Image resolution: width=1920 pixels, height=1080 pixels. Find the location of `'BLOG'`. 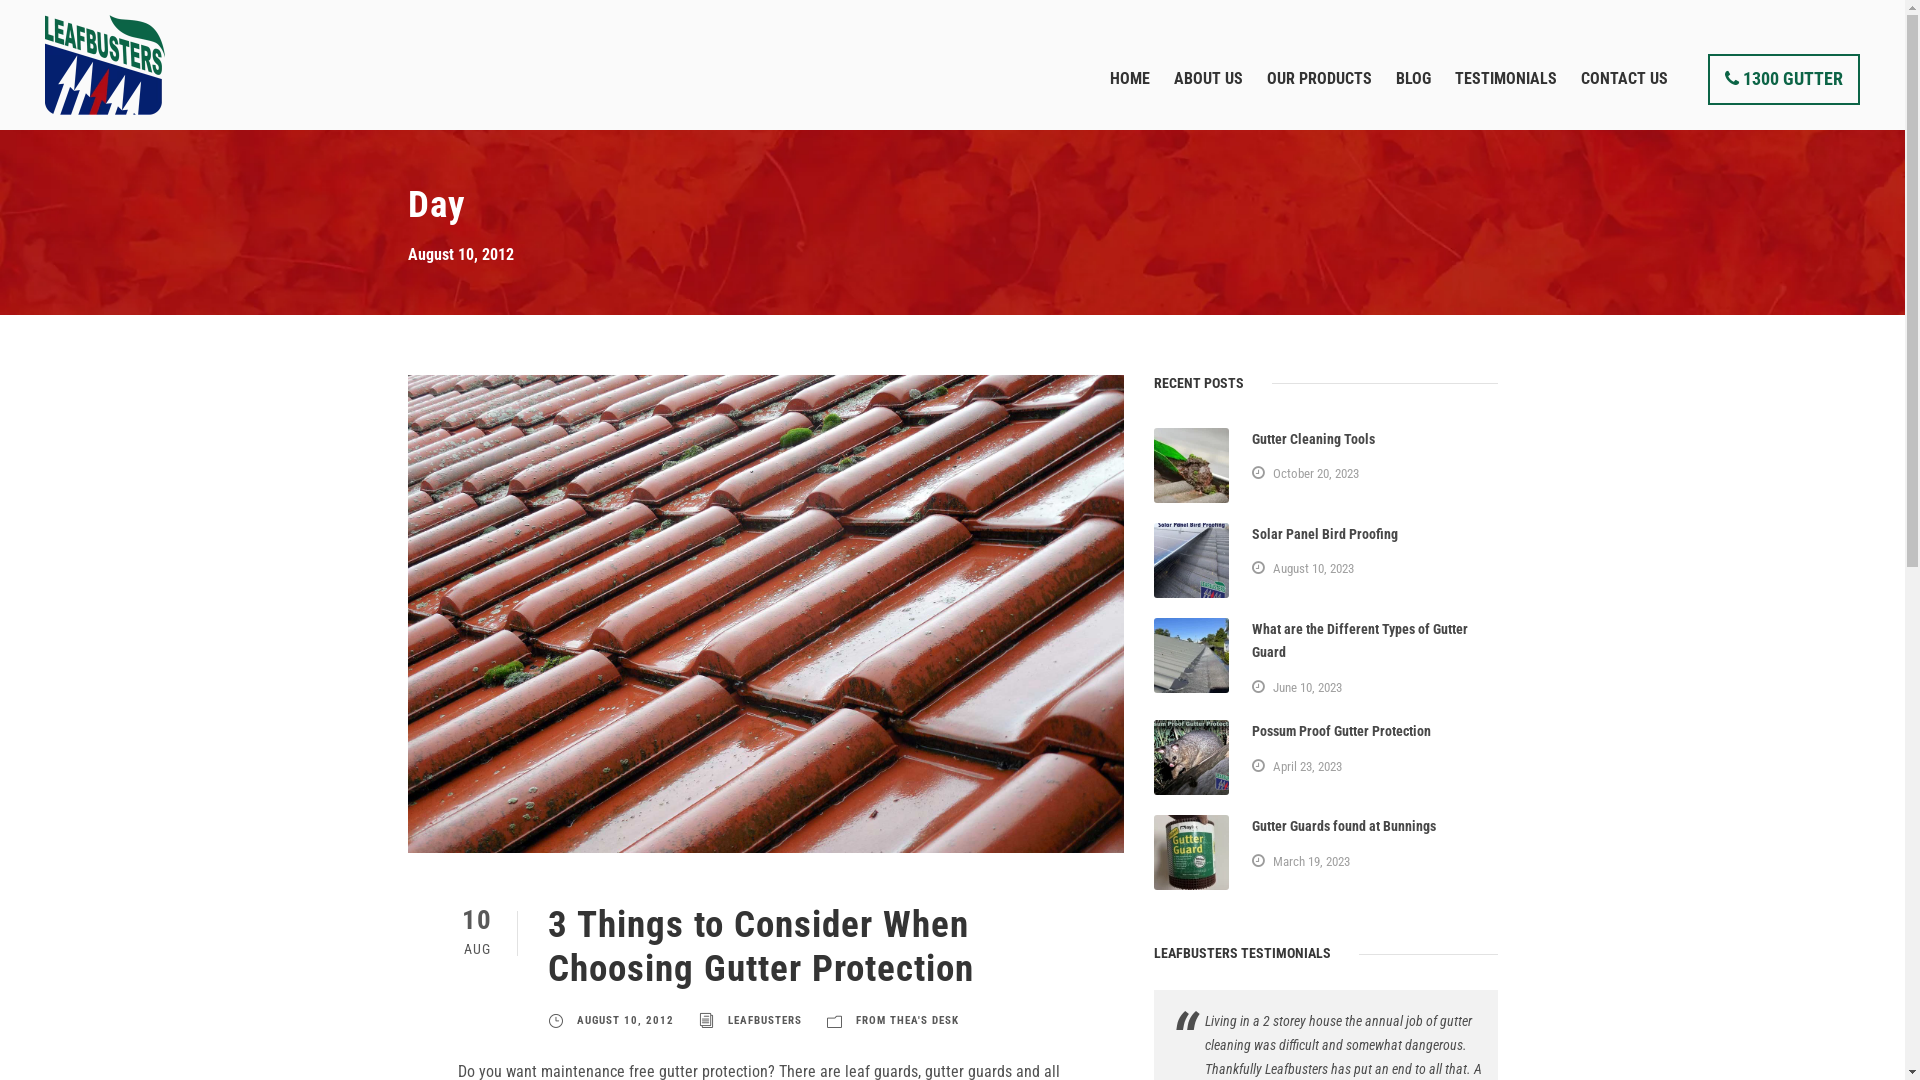

'BLOG' is located at coordinates (1412, 97).